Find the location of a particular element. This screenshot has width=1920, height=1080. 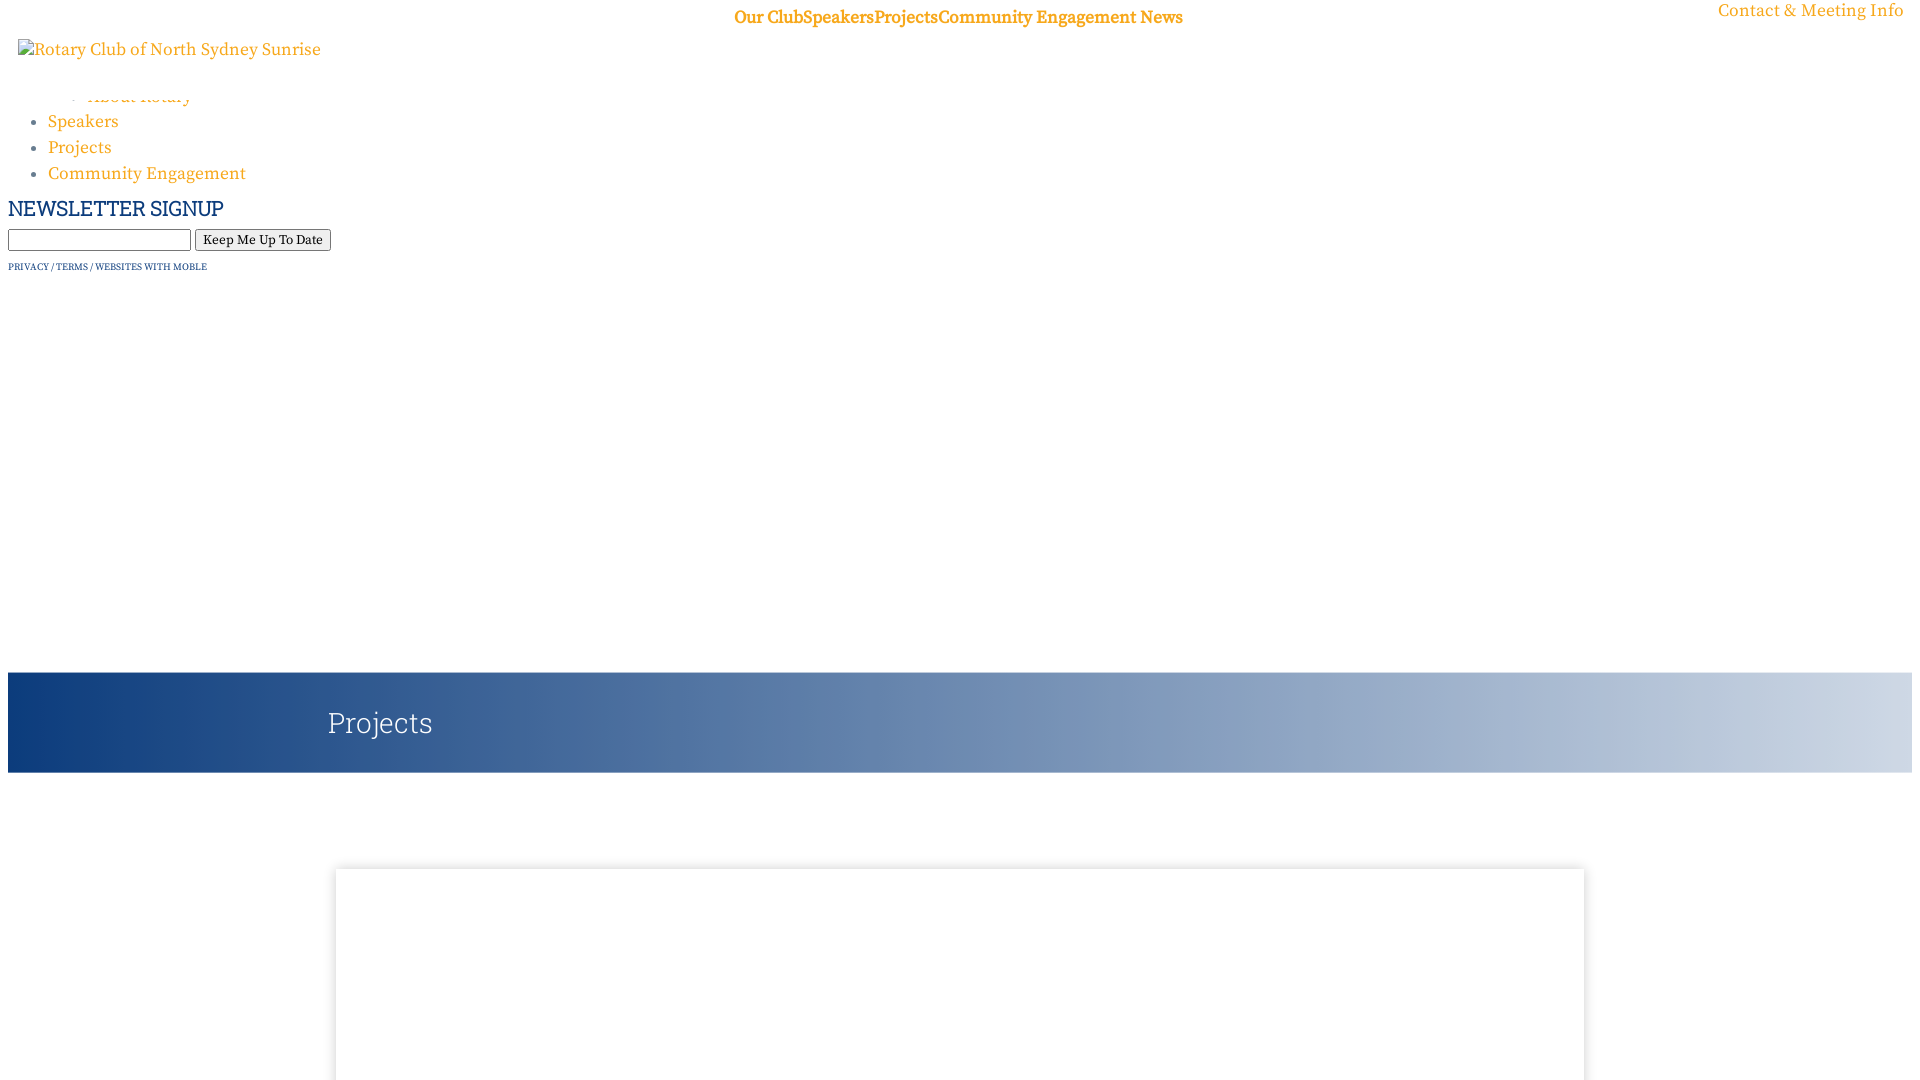

'TERMS' is located at coordinates (56, 265).